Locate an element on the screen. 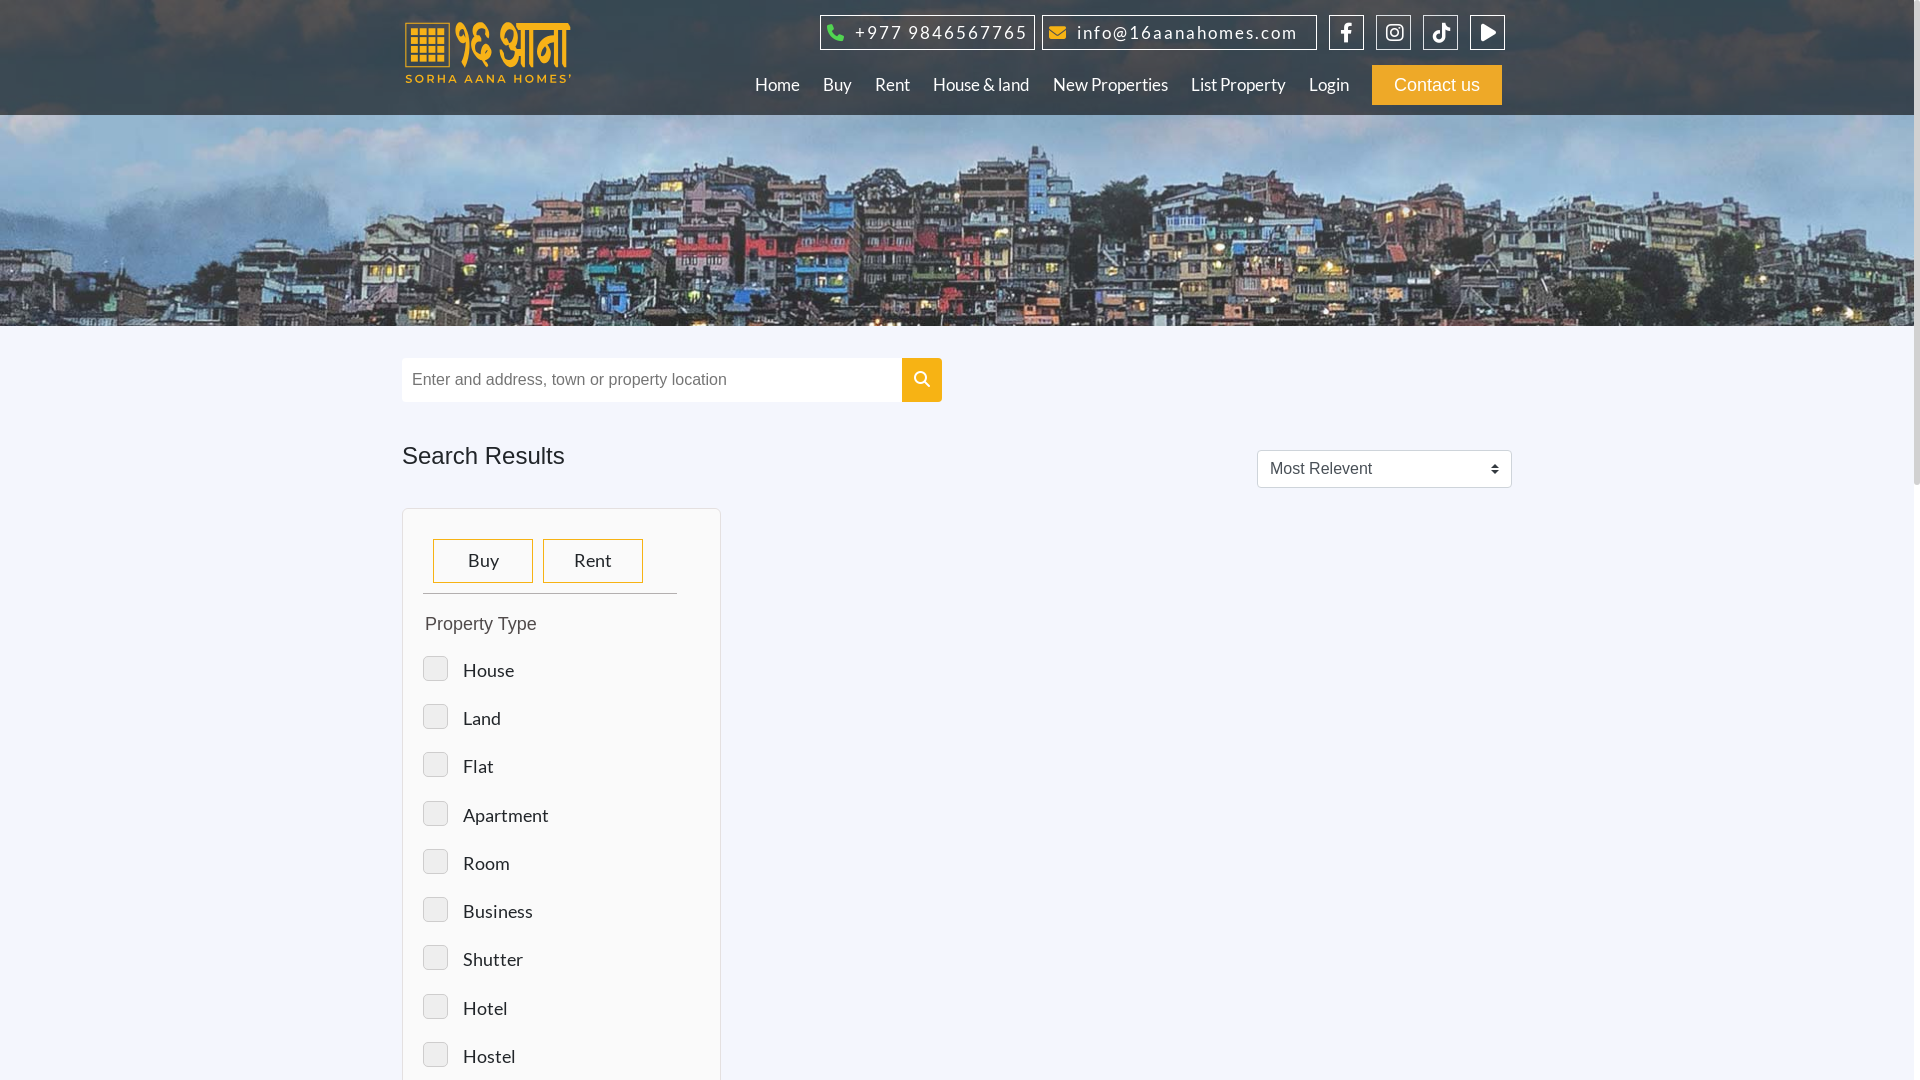 This screenshot has width=1920, height=1080. 'New Properties' is located at coordinates (1051, 83).